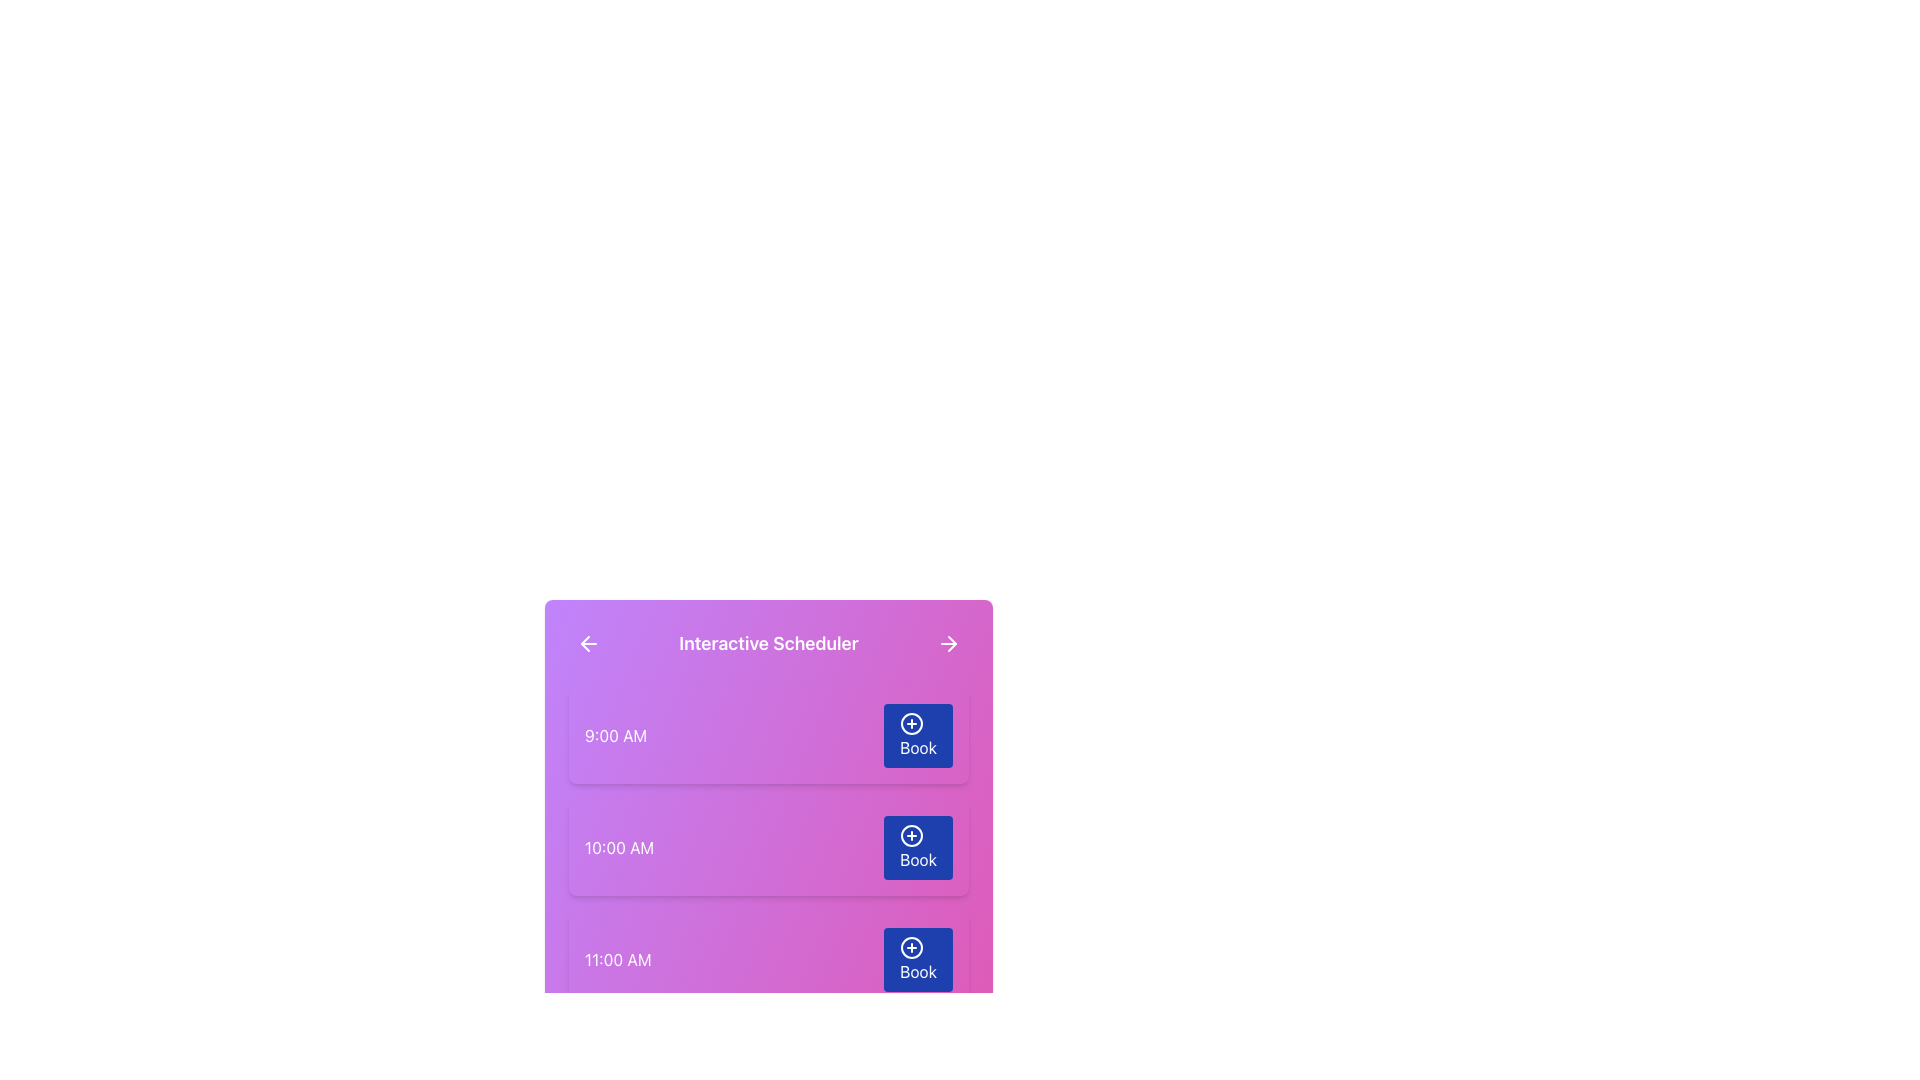 Image resolution: width=1920 pixels, height=1080 pixels. I want to click on the right-arrow icon that is part of a rounded button in the top-right corner of the interactive scheduler's header bar, so click(948, 644).